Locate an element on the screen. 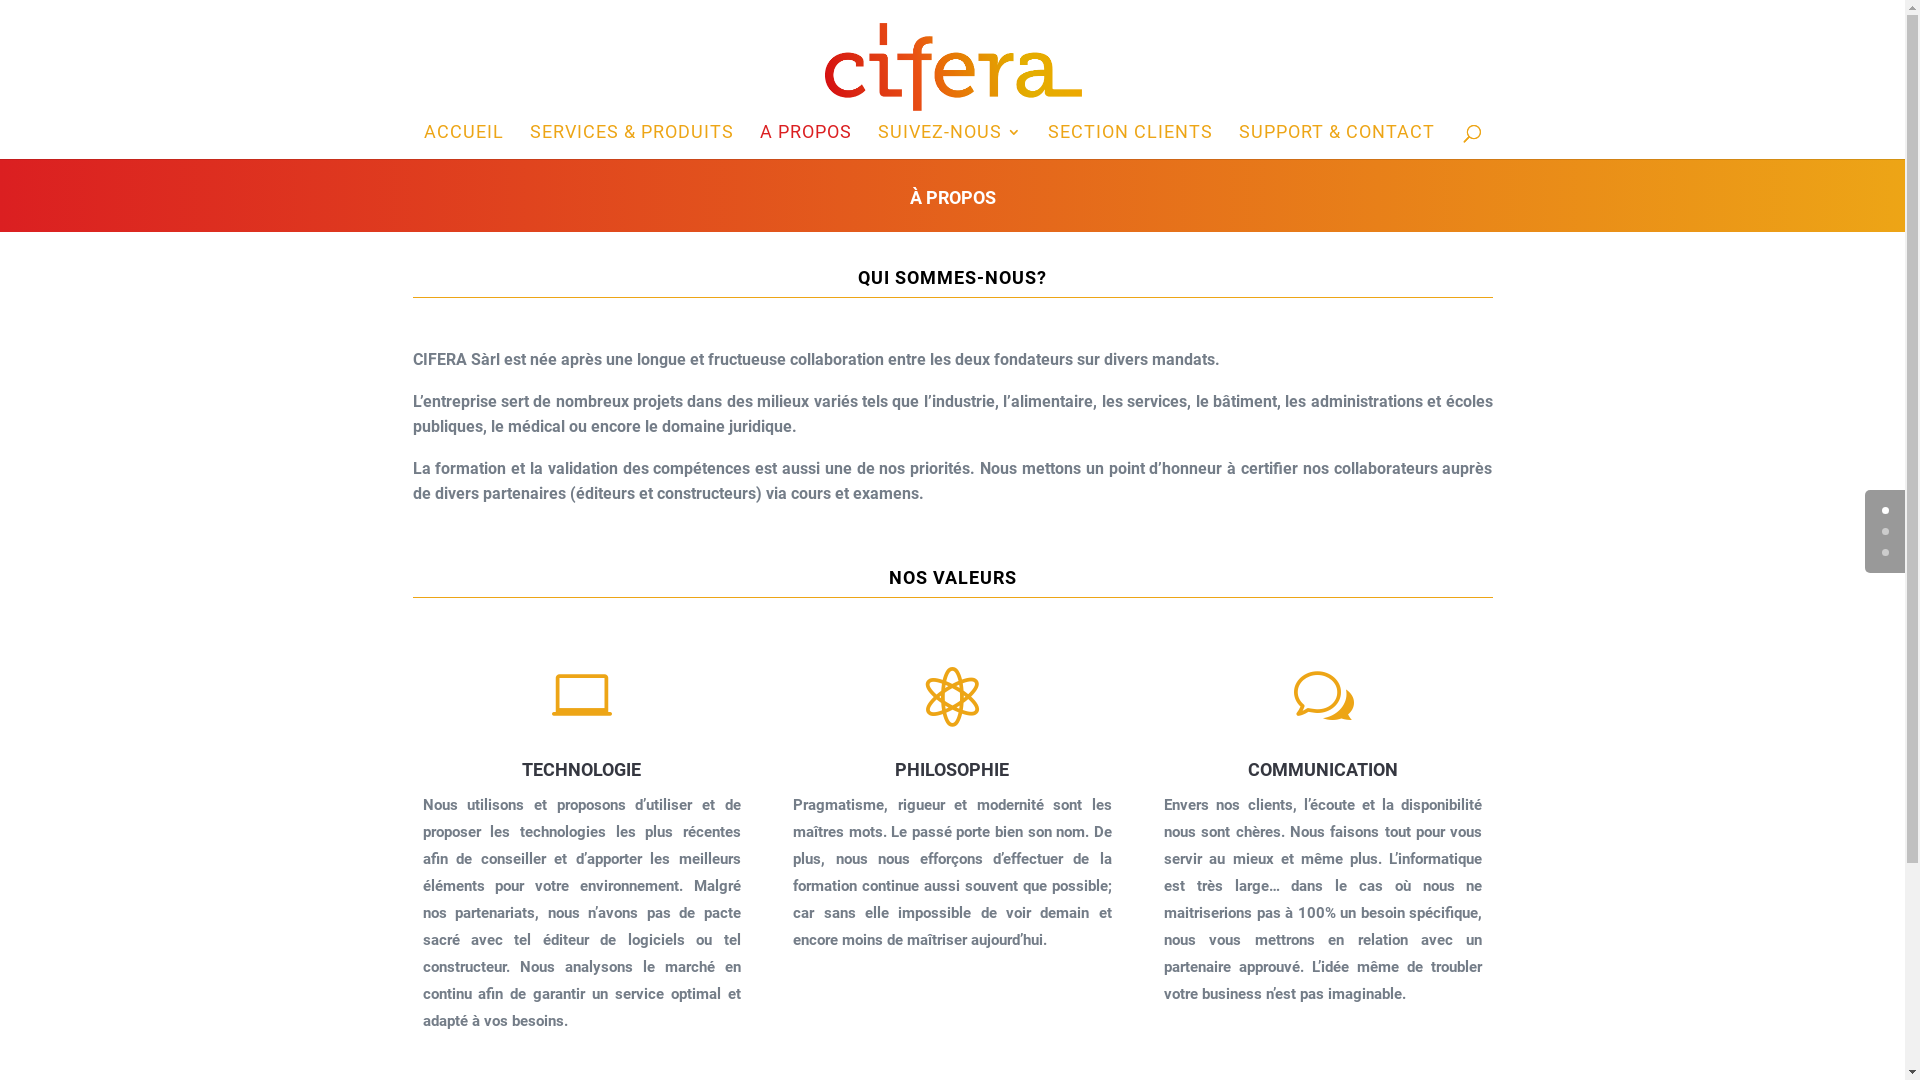 The width and height of the screenshot is (1920, 1080). 'SECTION CLIENTS' is located at coordinates (1130, 141).